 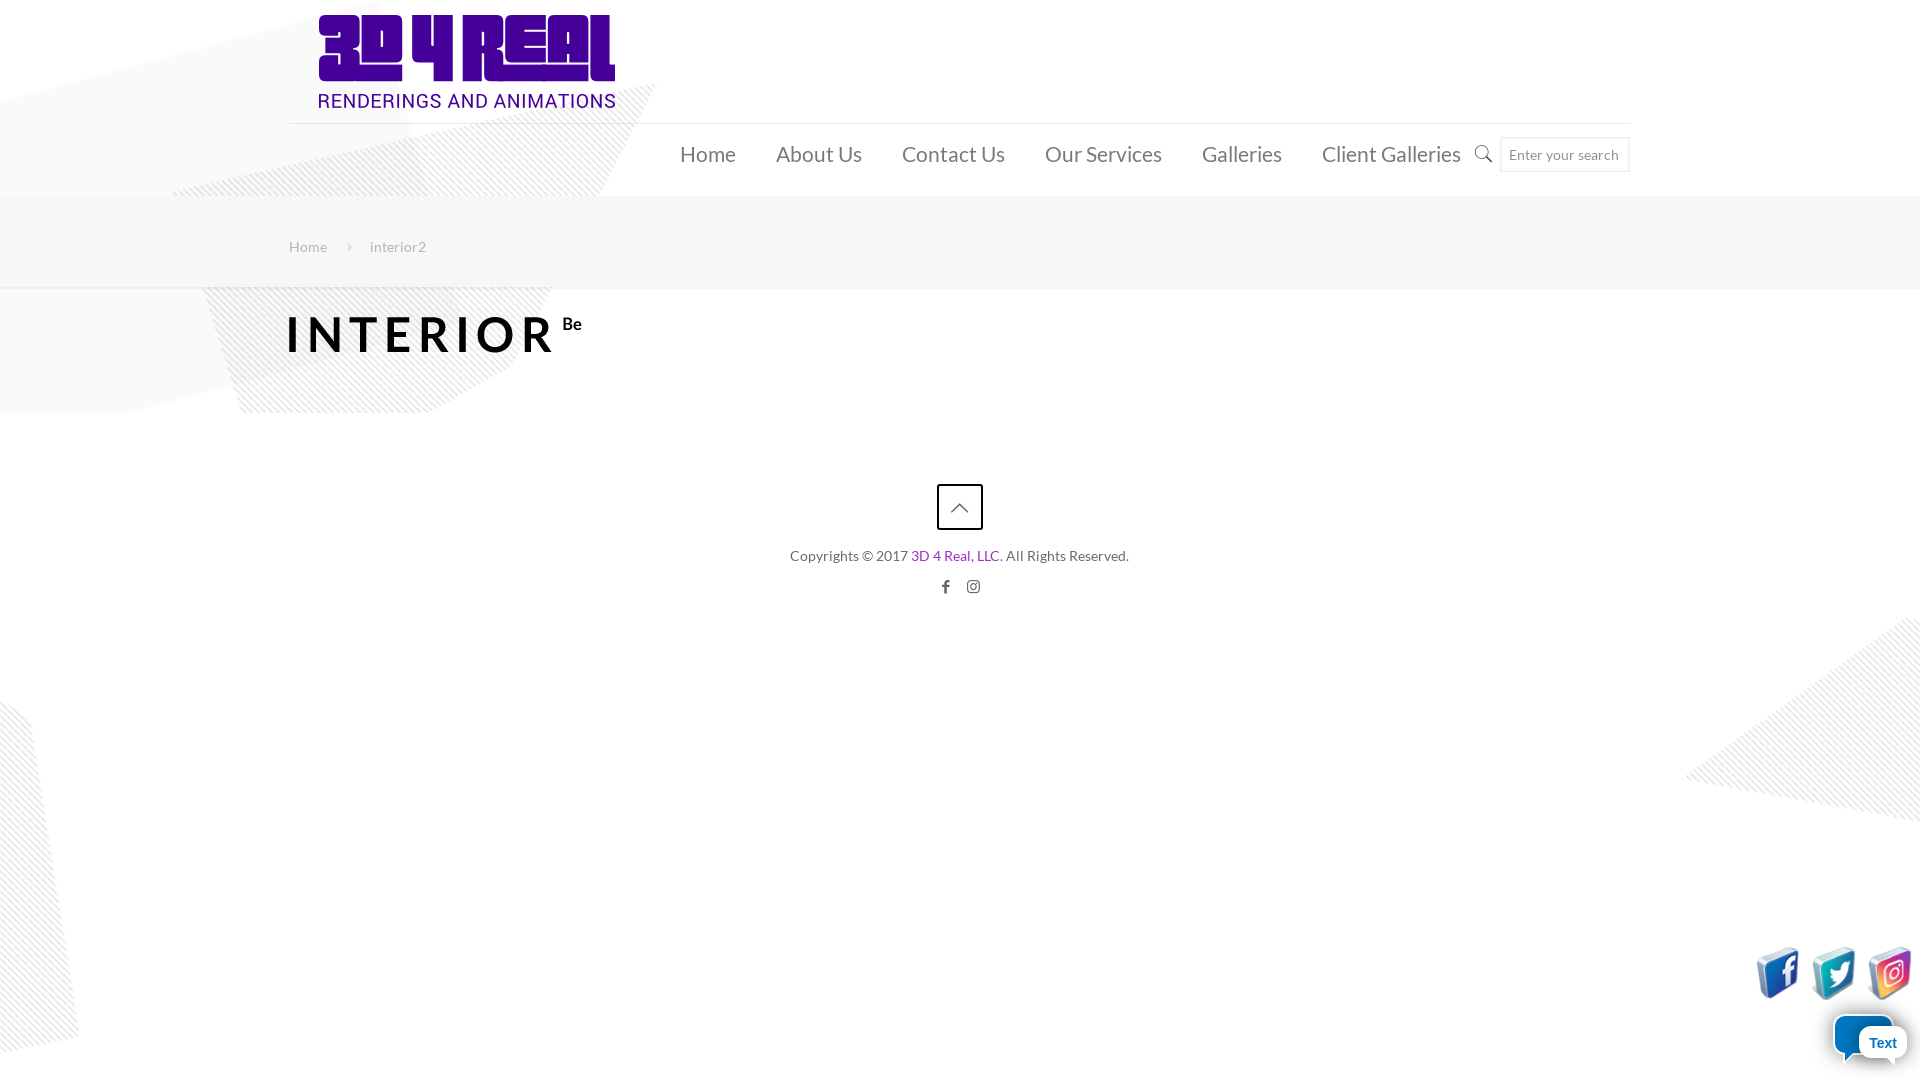 I want to click on '3D 4 Real, LLC', so click(x=910, y=555).